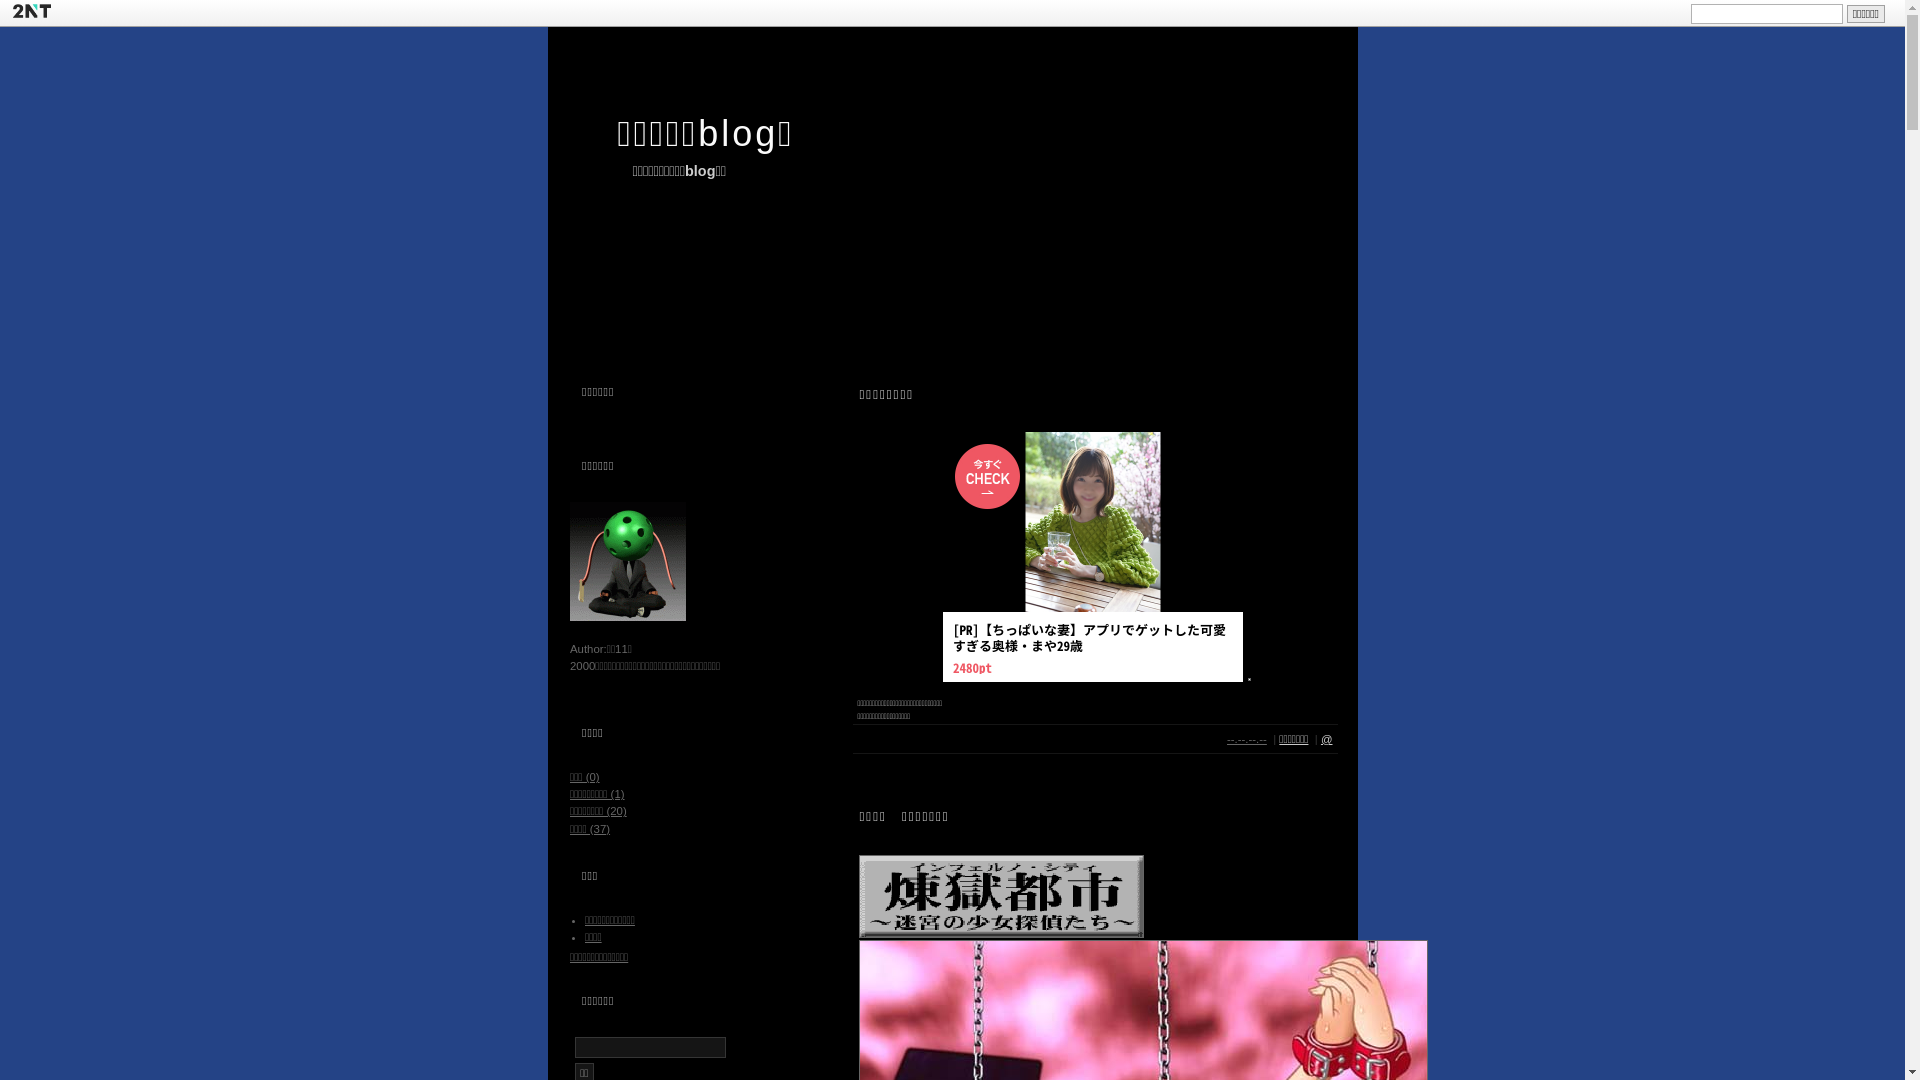 This screenshot has height=1080, width=1920. What do you see at coordinates (1246, 739) in the screenshot?
I see `'--.--.--.--'` at bounding box center [1246, 739].